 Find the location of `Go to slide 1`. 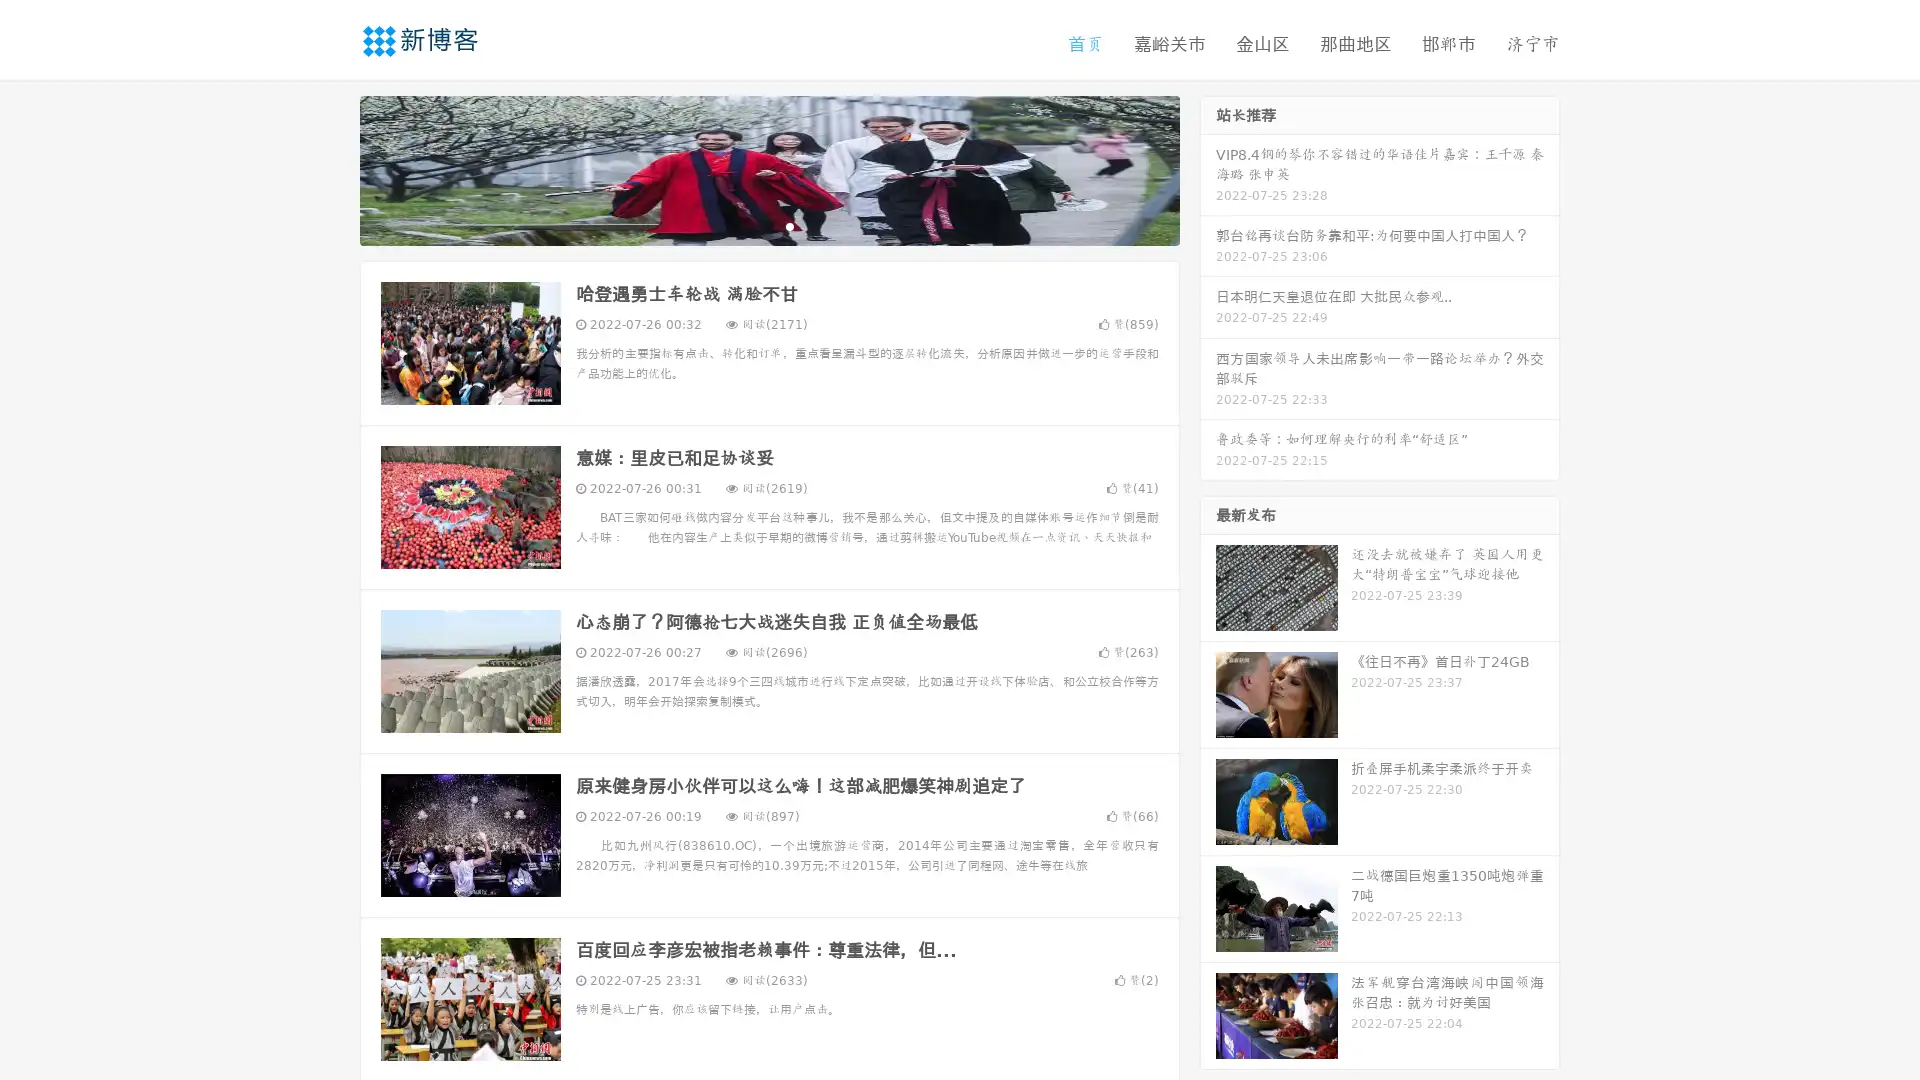

Go to slide 1 is located at coordinates (748, 225).